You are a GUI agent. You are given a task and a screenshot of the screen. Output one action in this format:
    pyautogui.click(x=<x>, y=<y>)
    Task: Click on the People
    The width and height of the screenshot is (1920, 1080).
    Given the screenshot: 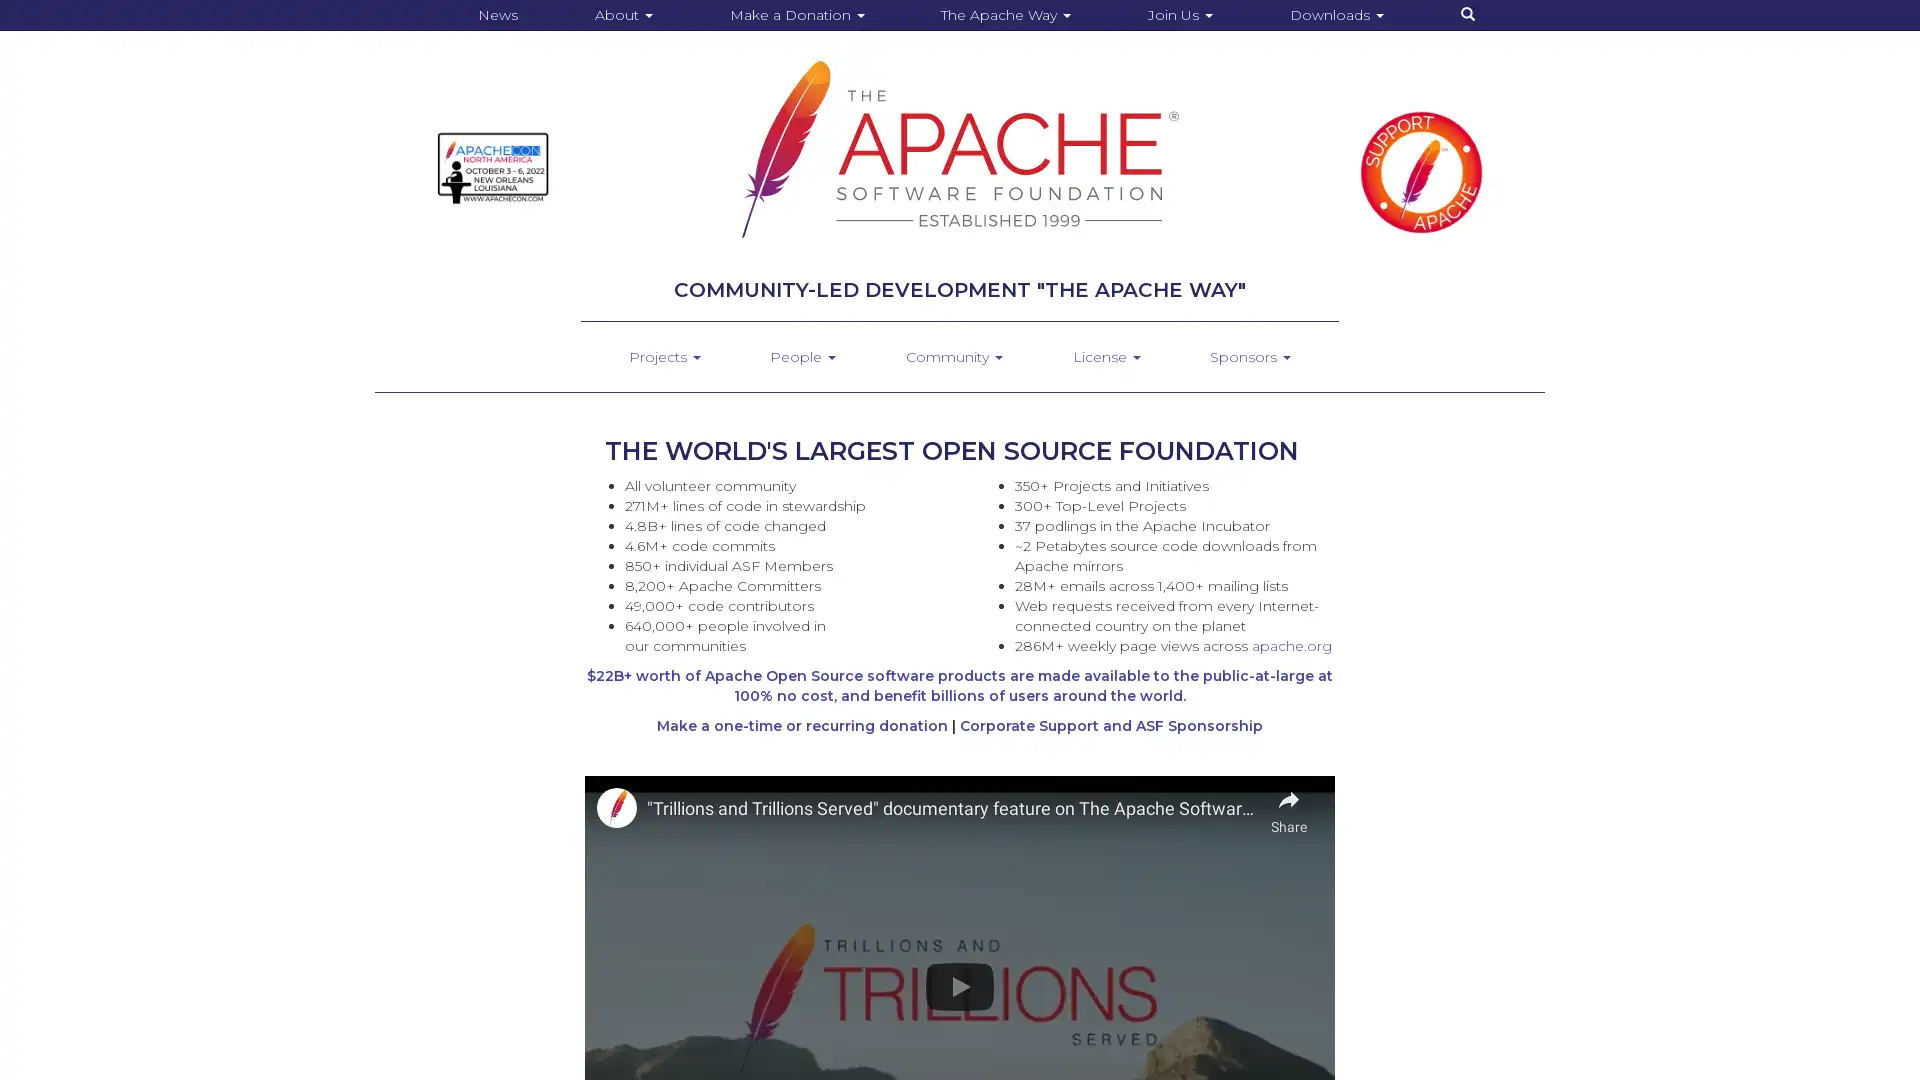 What is the action you would take?
    pyautogui.click(x=802, y=356)
    